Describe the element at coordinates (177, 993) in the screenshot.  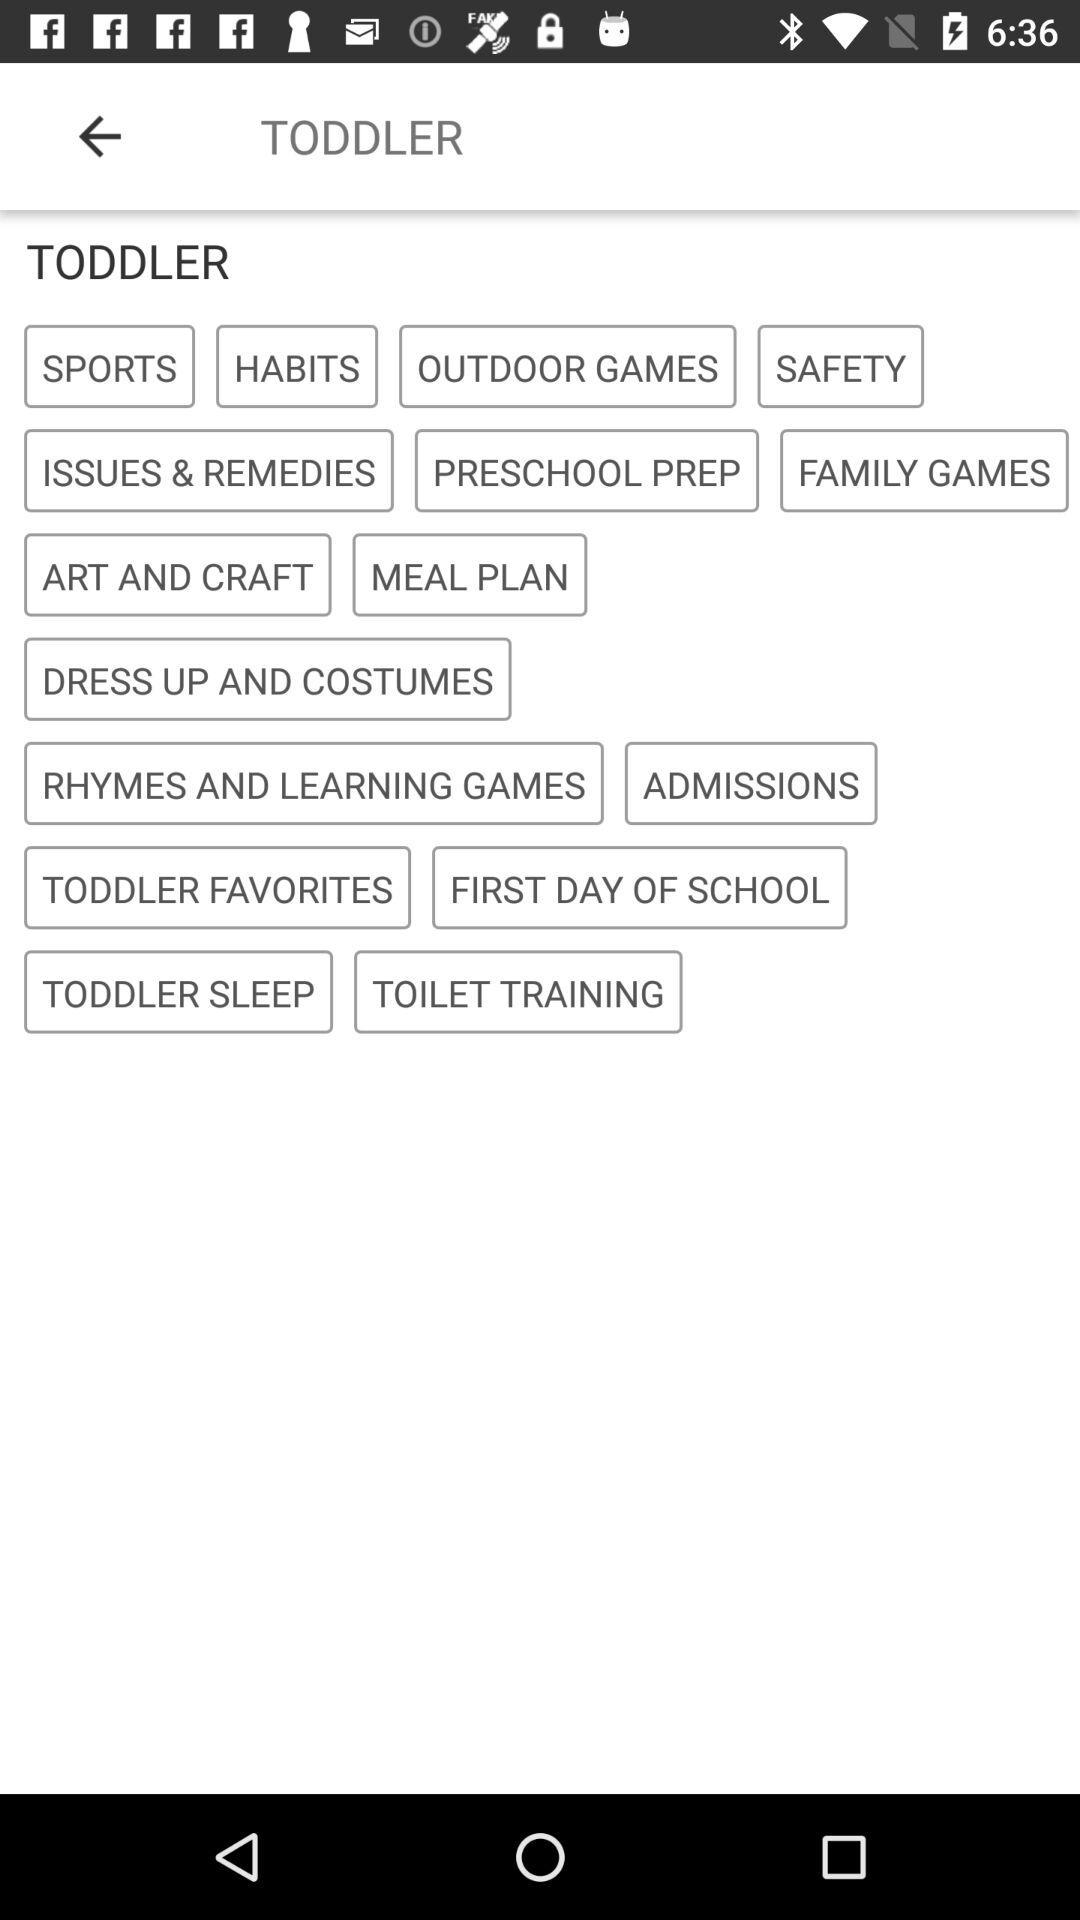
I see `the item next to the toilet training icon` at that location.